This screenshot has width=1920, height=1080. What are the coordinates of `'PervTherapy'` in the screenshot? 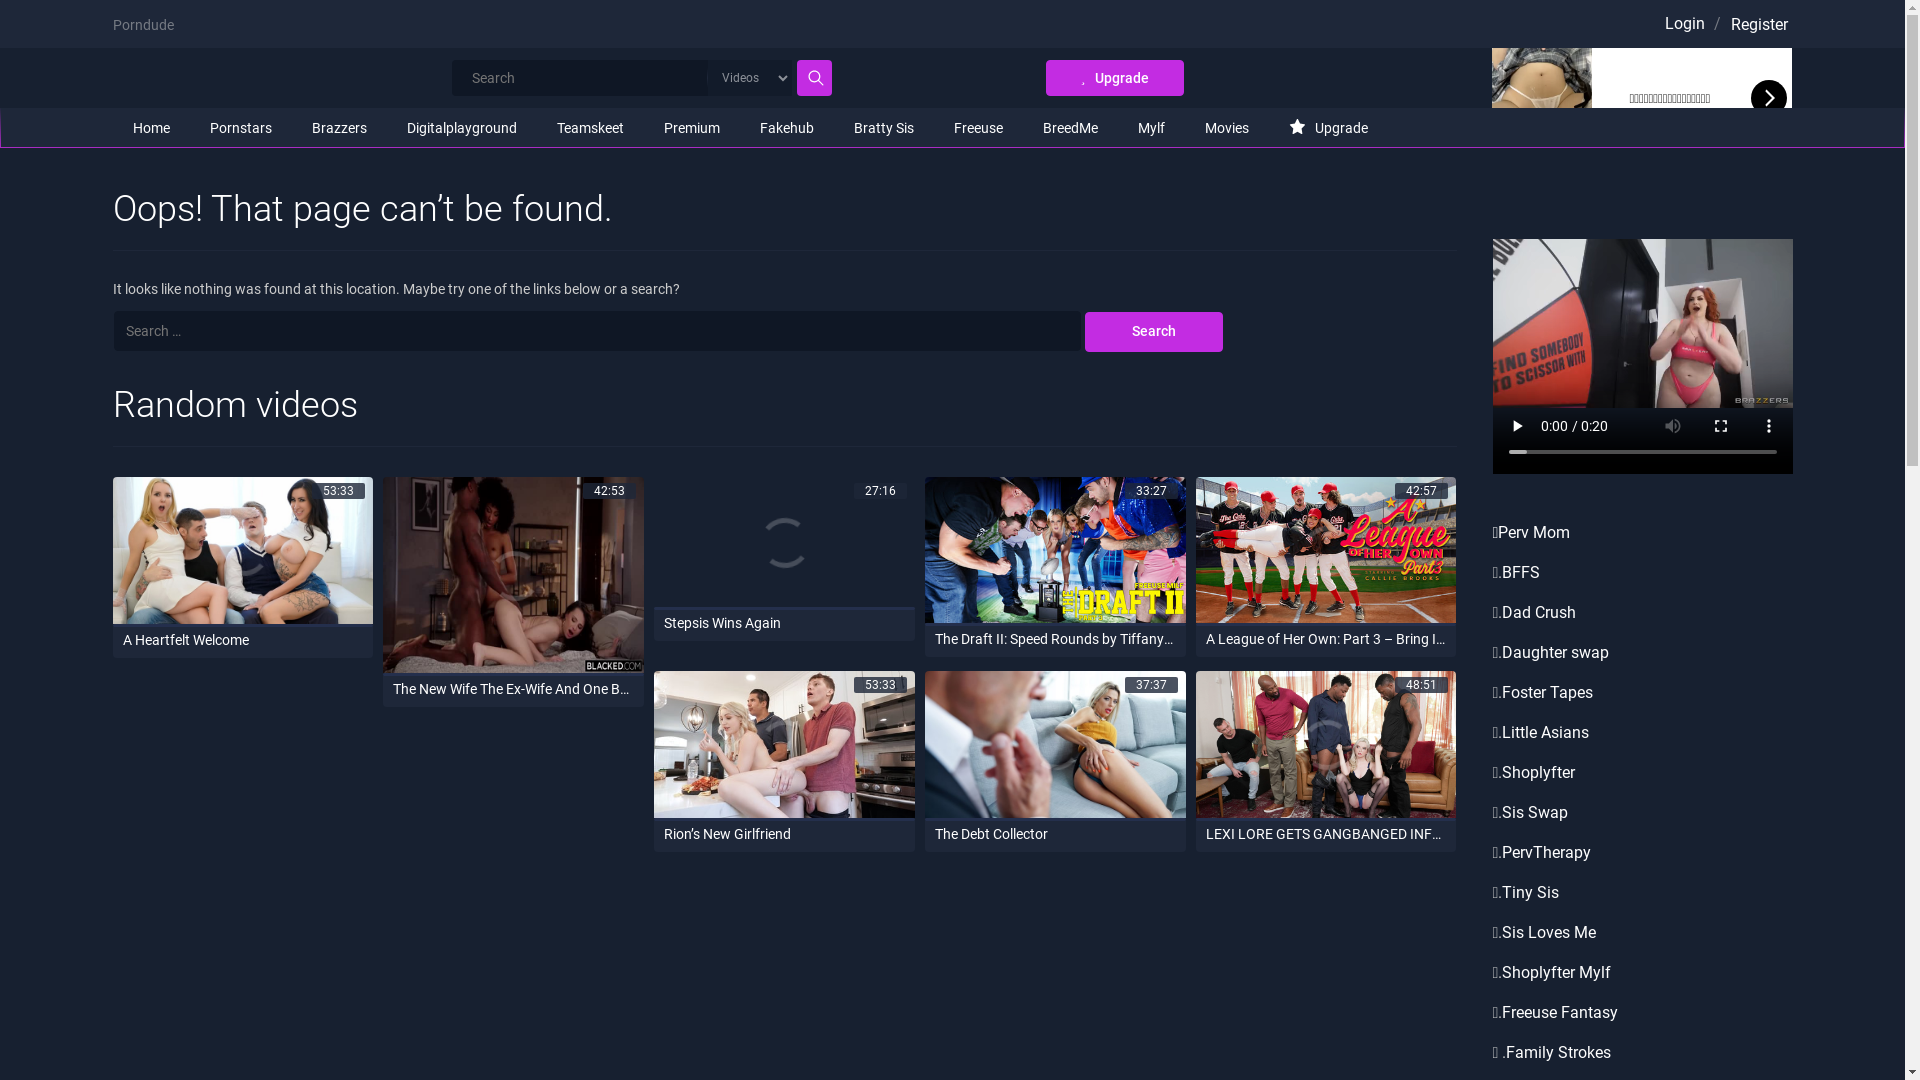 It's located at (1545, 852).